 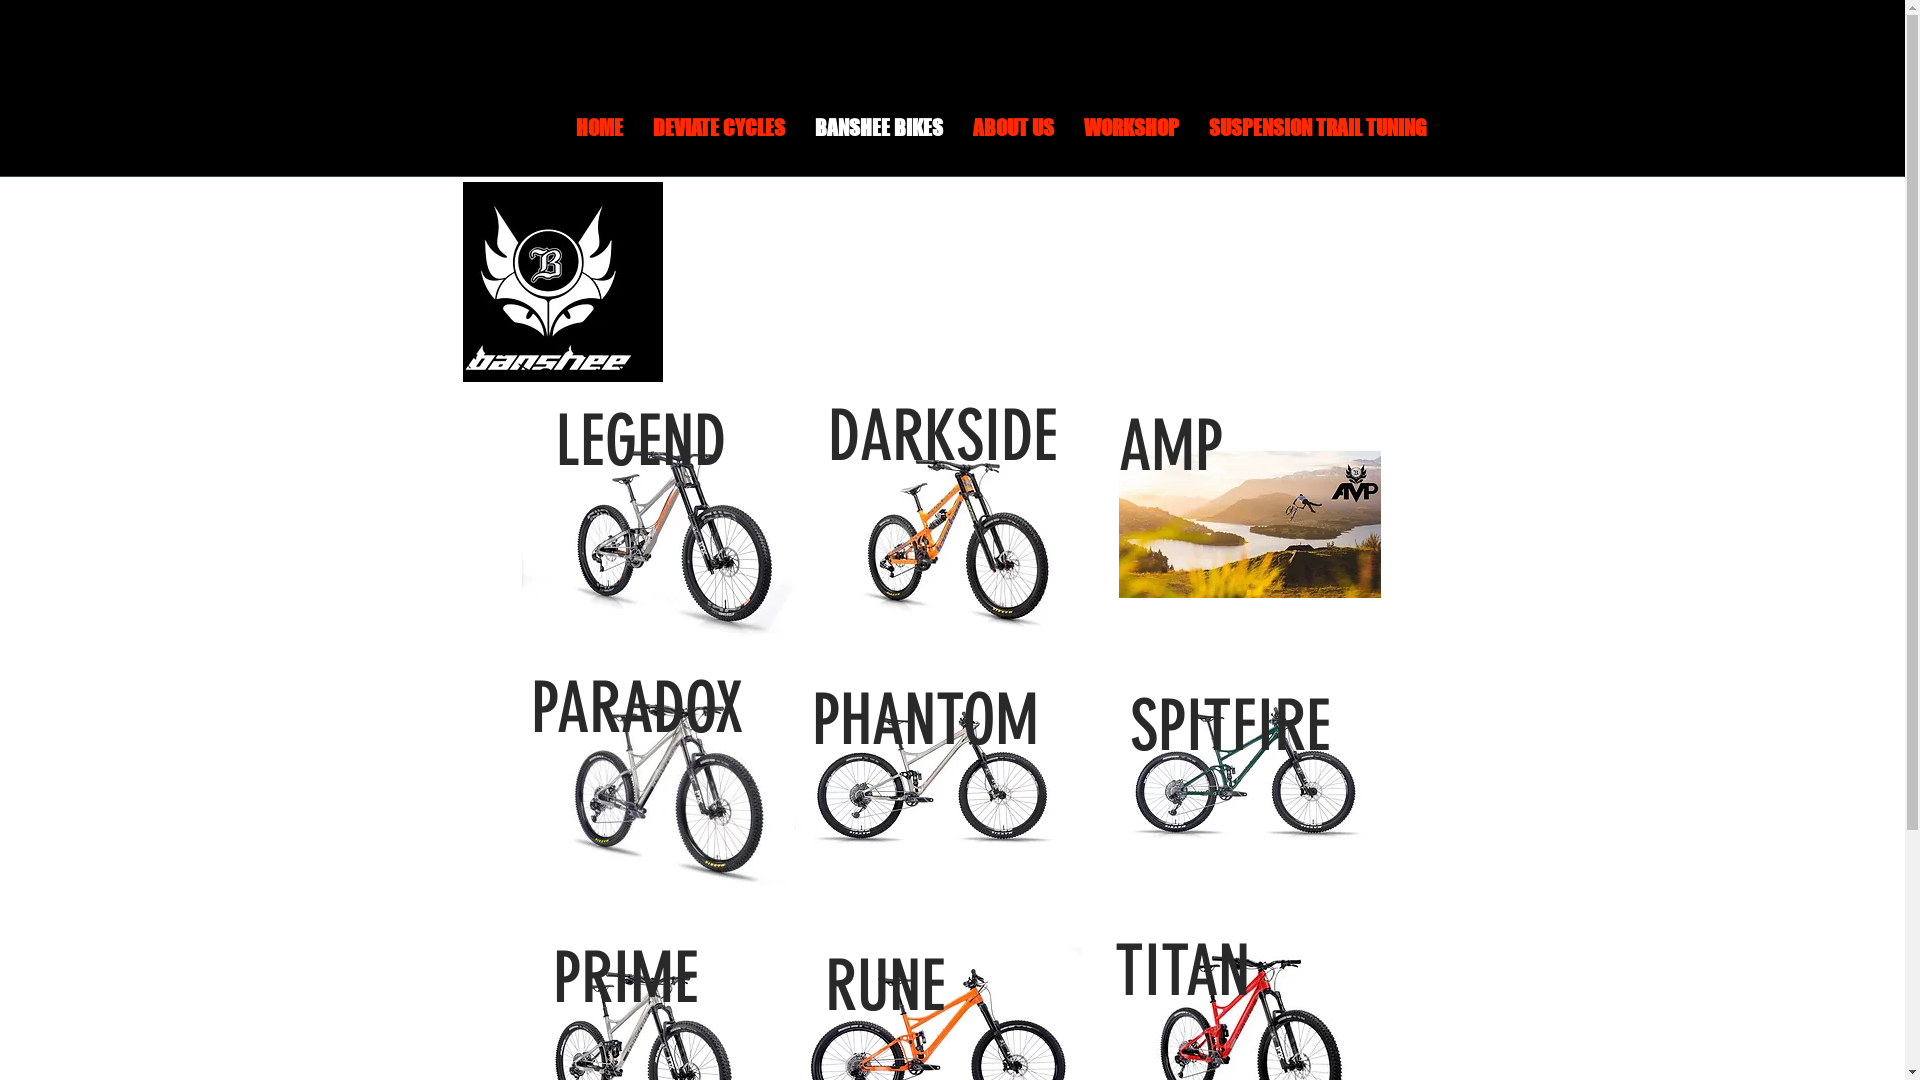 I want to click on 'SUSPENSION TRAIL TUNING', so click(x=1194, y=140).